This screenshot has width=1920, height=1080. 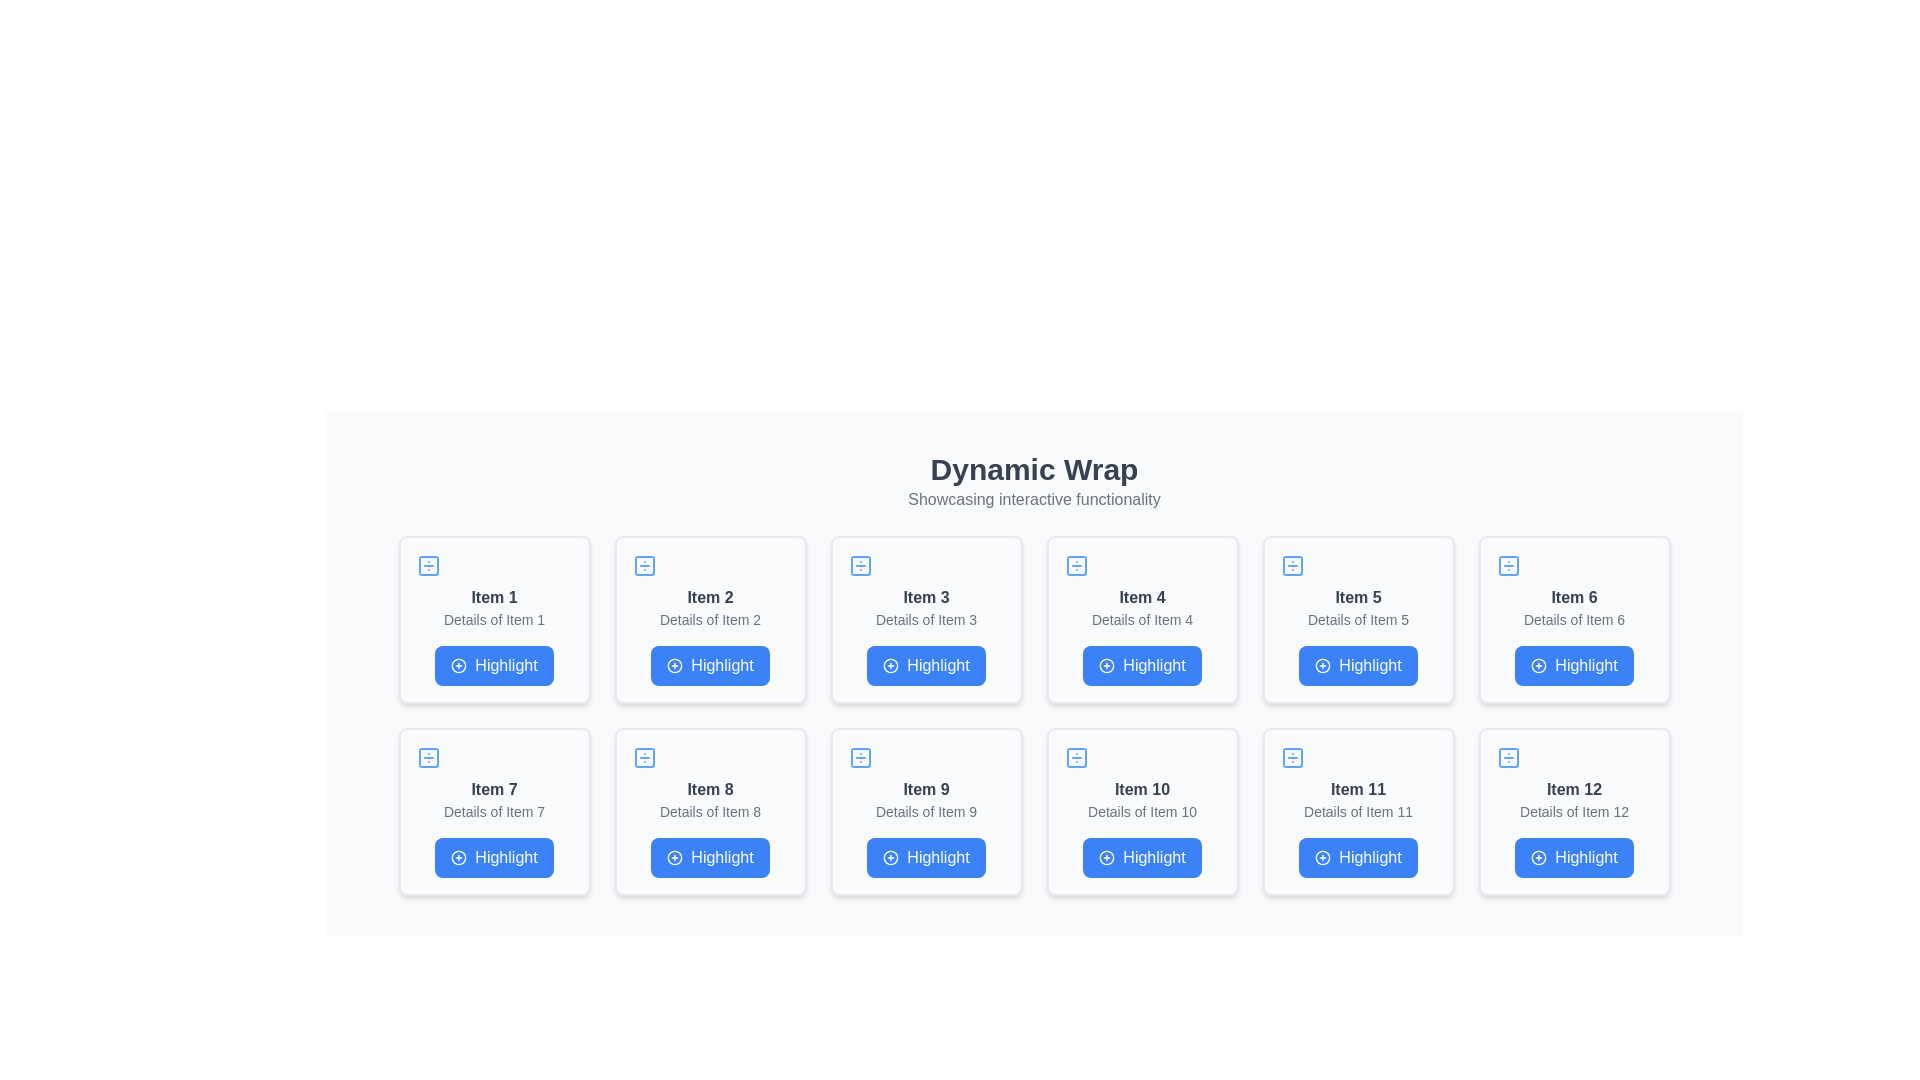 What do you see at coordinates (1573, 619) in the screenshot?
I see `the text label that reads 'Details of Item 6', which is styled in a small gray font and located within the card layout for 'Item 6', positioned below the main title and above the blue 'Highlight' button` at bounding box center [1573, 619].